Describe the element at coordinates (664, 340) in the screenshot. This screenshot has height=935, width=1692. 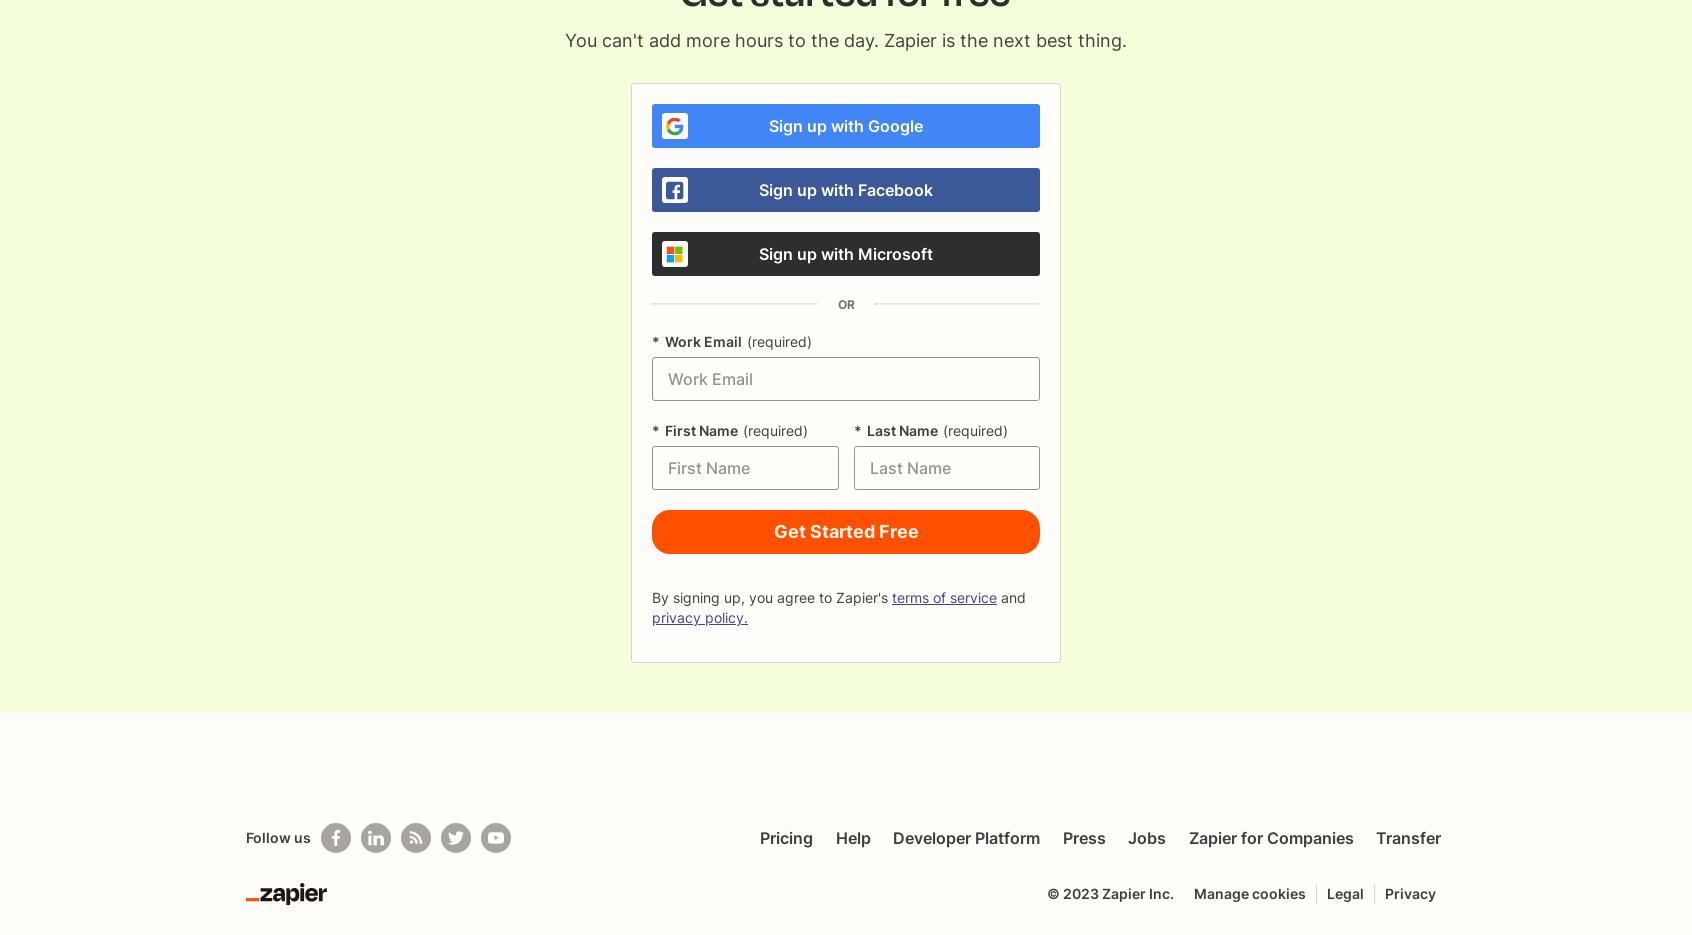
I see `'Work Email'` at that location.